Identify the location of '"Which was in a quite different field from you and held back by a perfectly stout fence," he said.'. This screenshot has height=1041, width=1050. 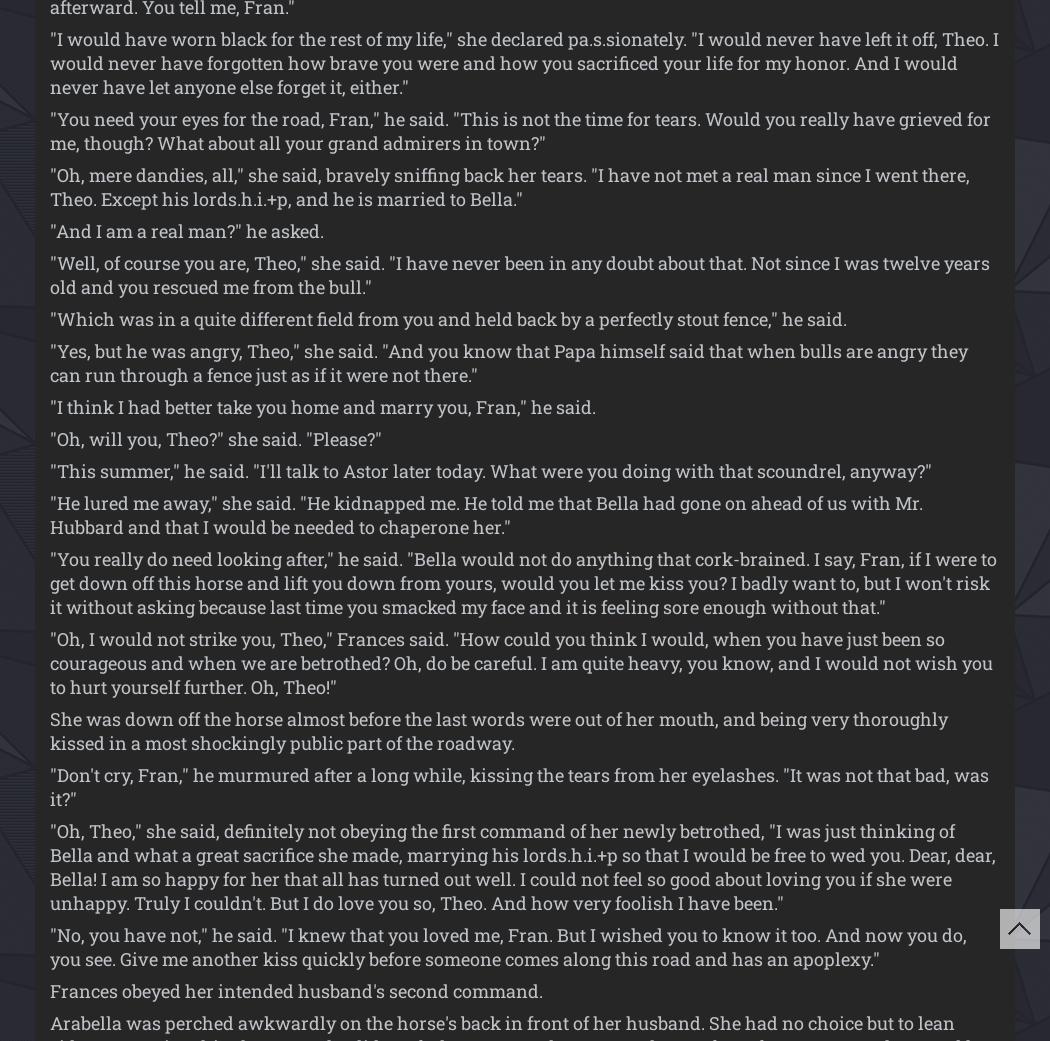
(447, 318).